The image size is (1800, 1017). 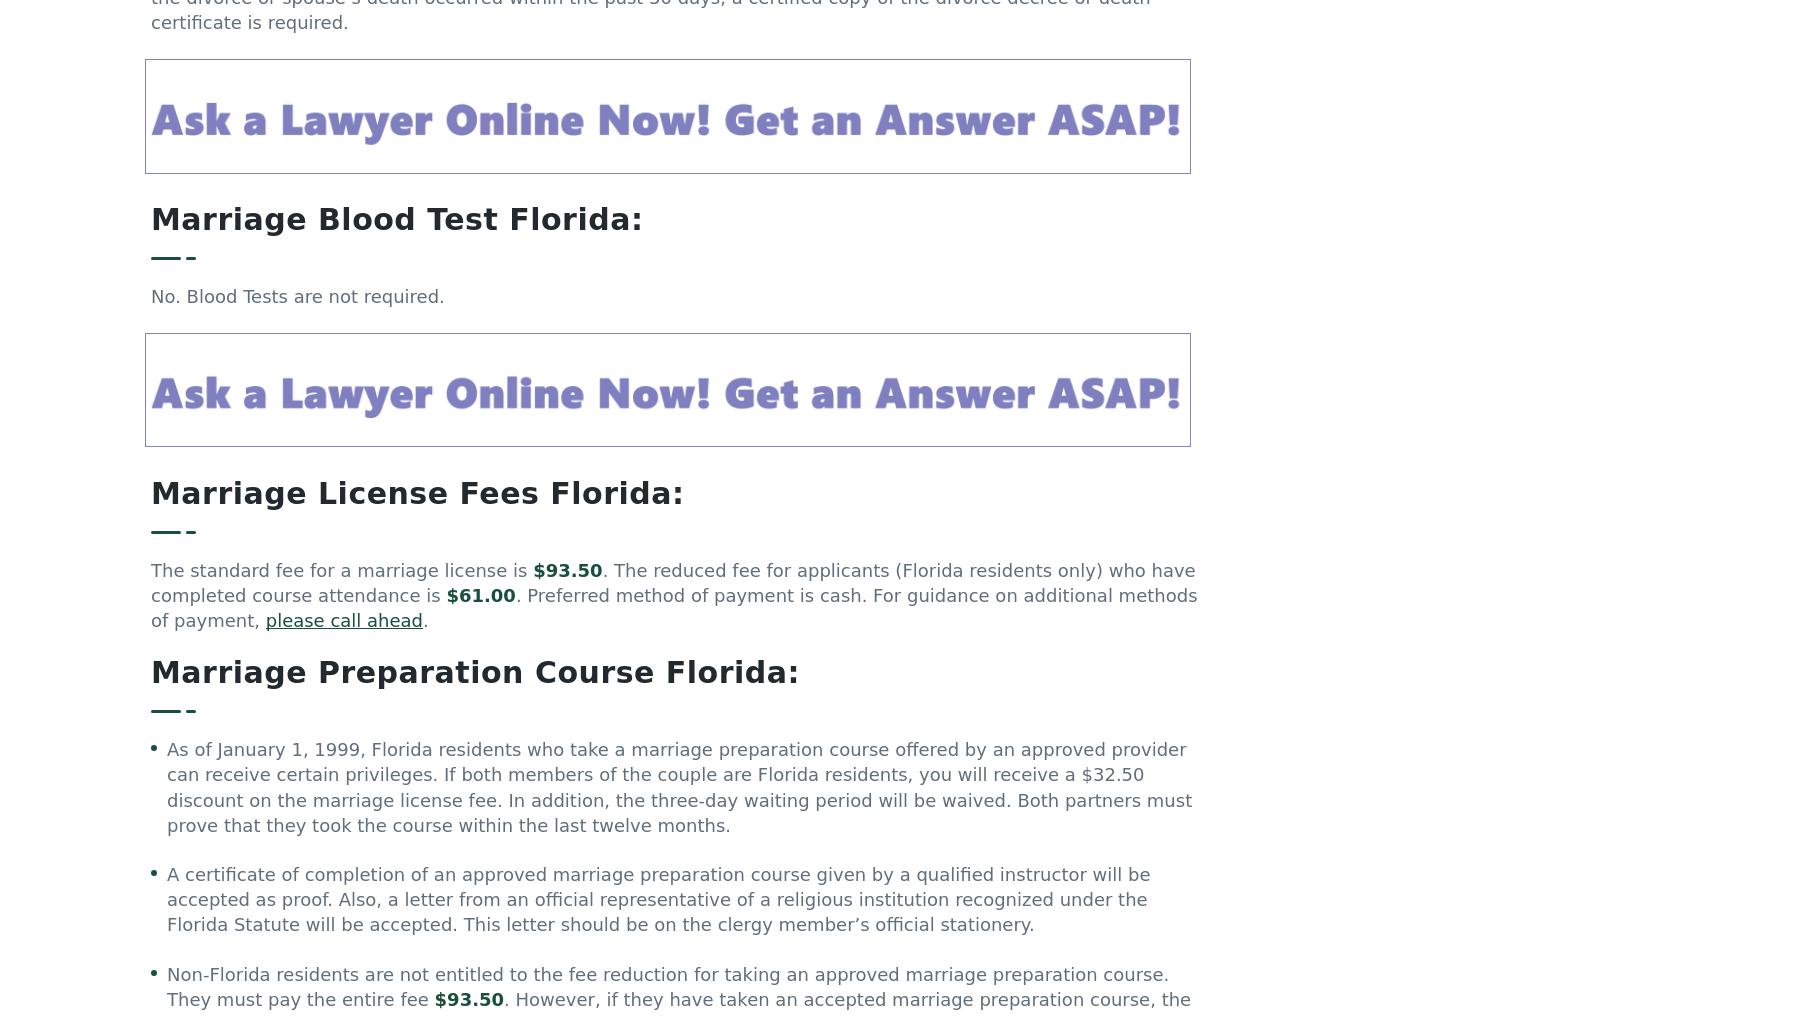 I want to click on 'Marriage Blood Test Florida:', so click(x=397, y=226).